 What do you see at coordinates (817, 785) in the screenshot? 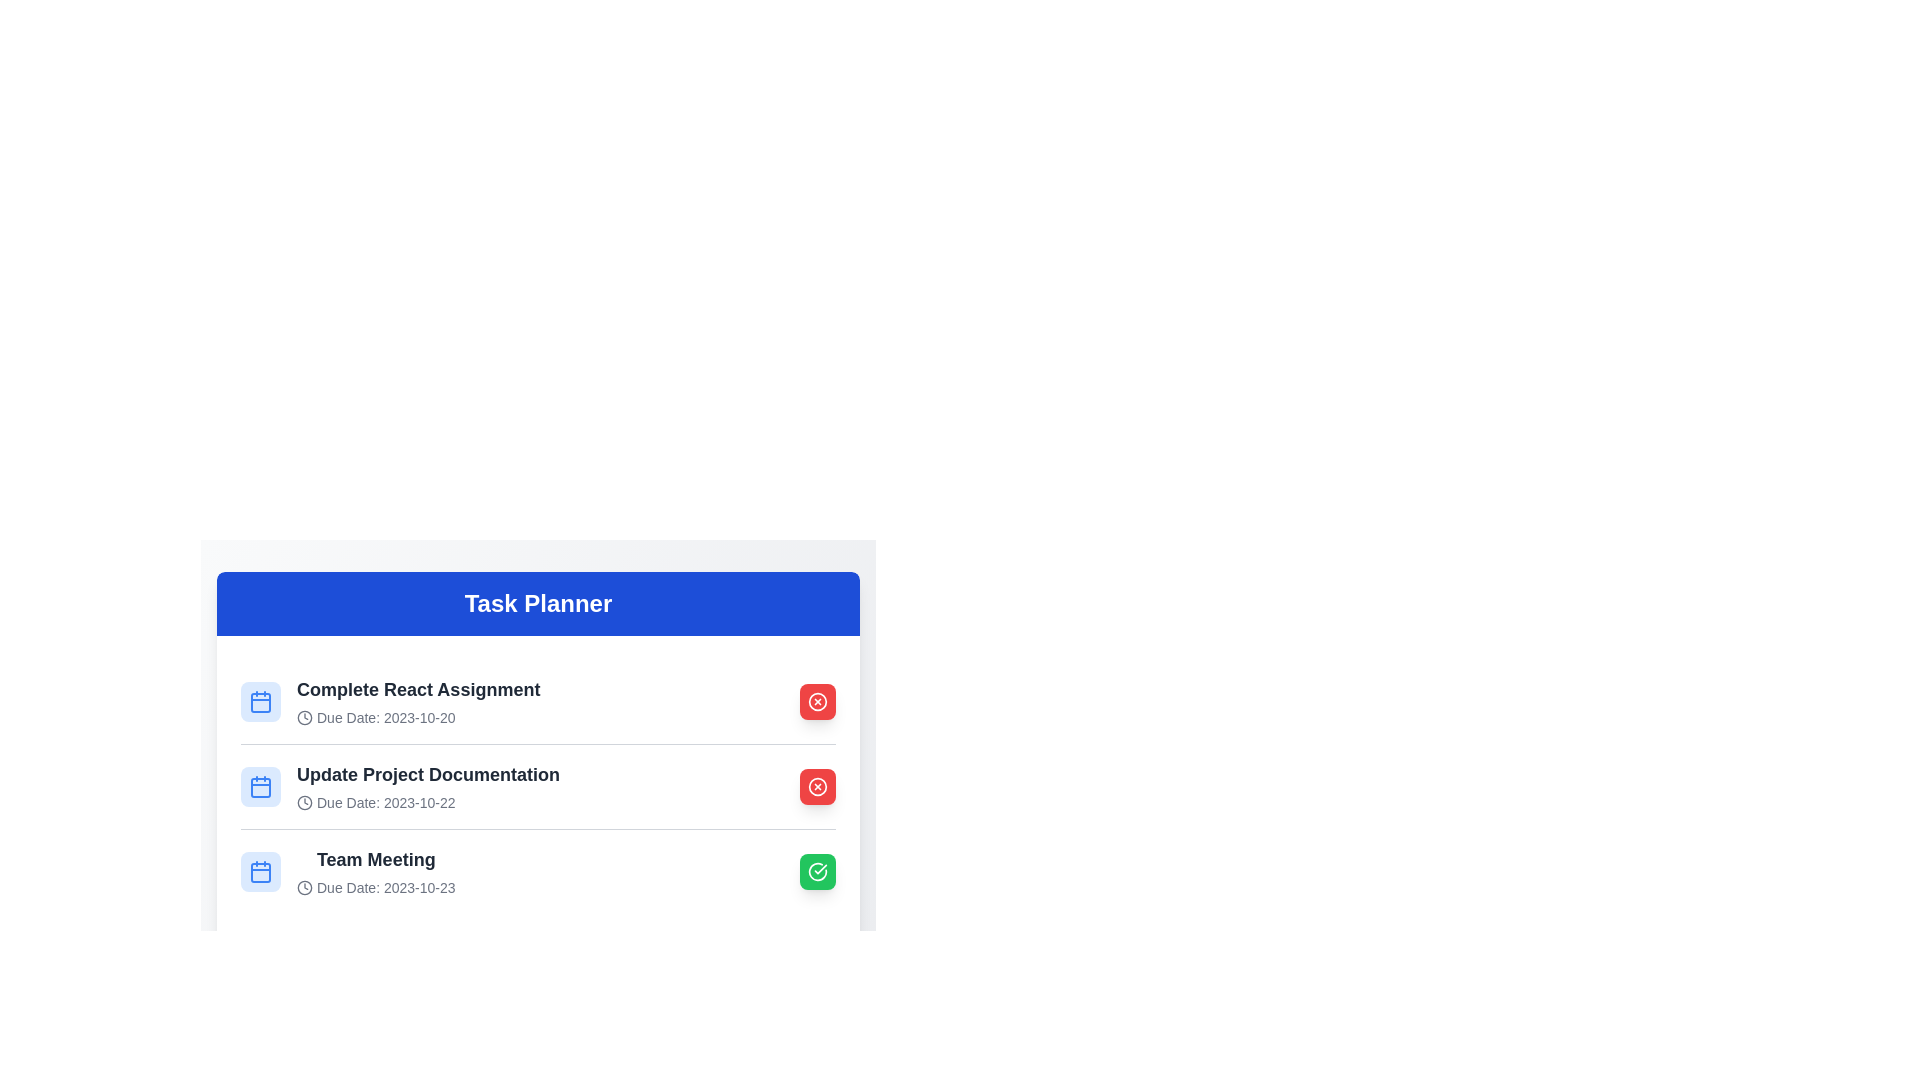
I see `the circular red button with a white border and a centered white 'X' icon` at bounding box center [817, 785].